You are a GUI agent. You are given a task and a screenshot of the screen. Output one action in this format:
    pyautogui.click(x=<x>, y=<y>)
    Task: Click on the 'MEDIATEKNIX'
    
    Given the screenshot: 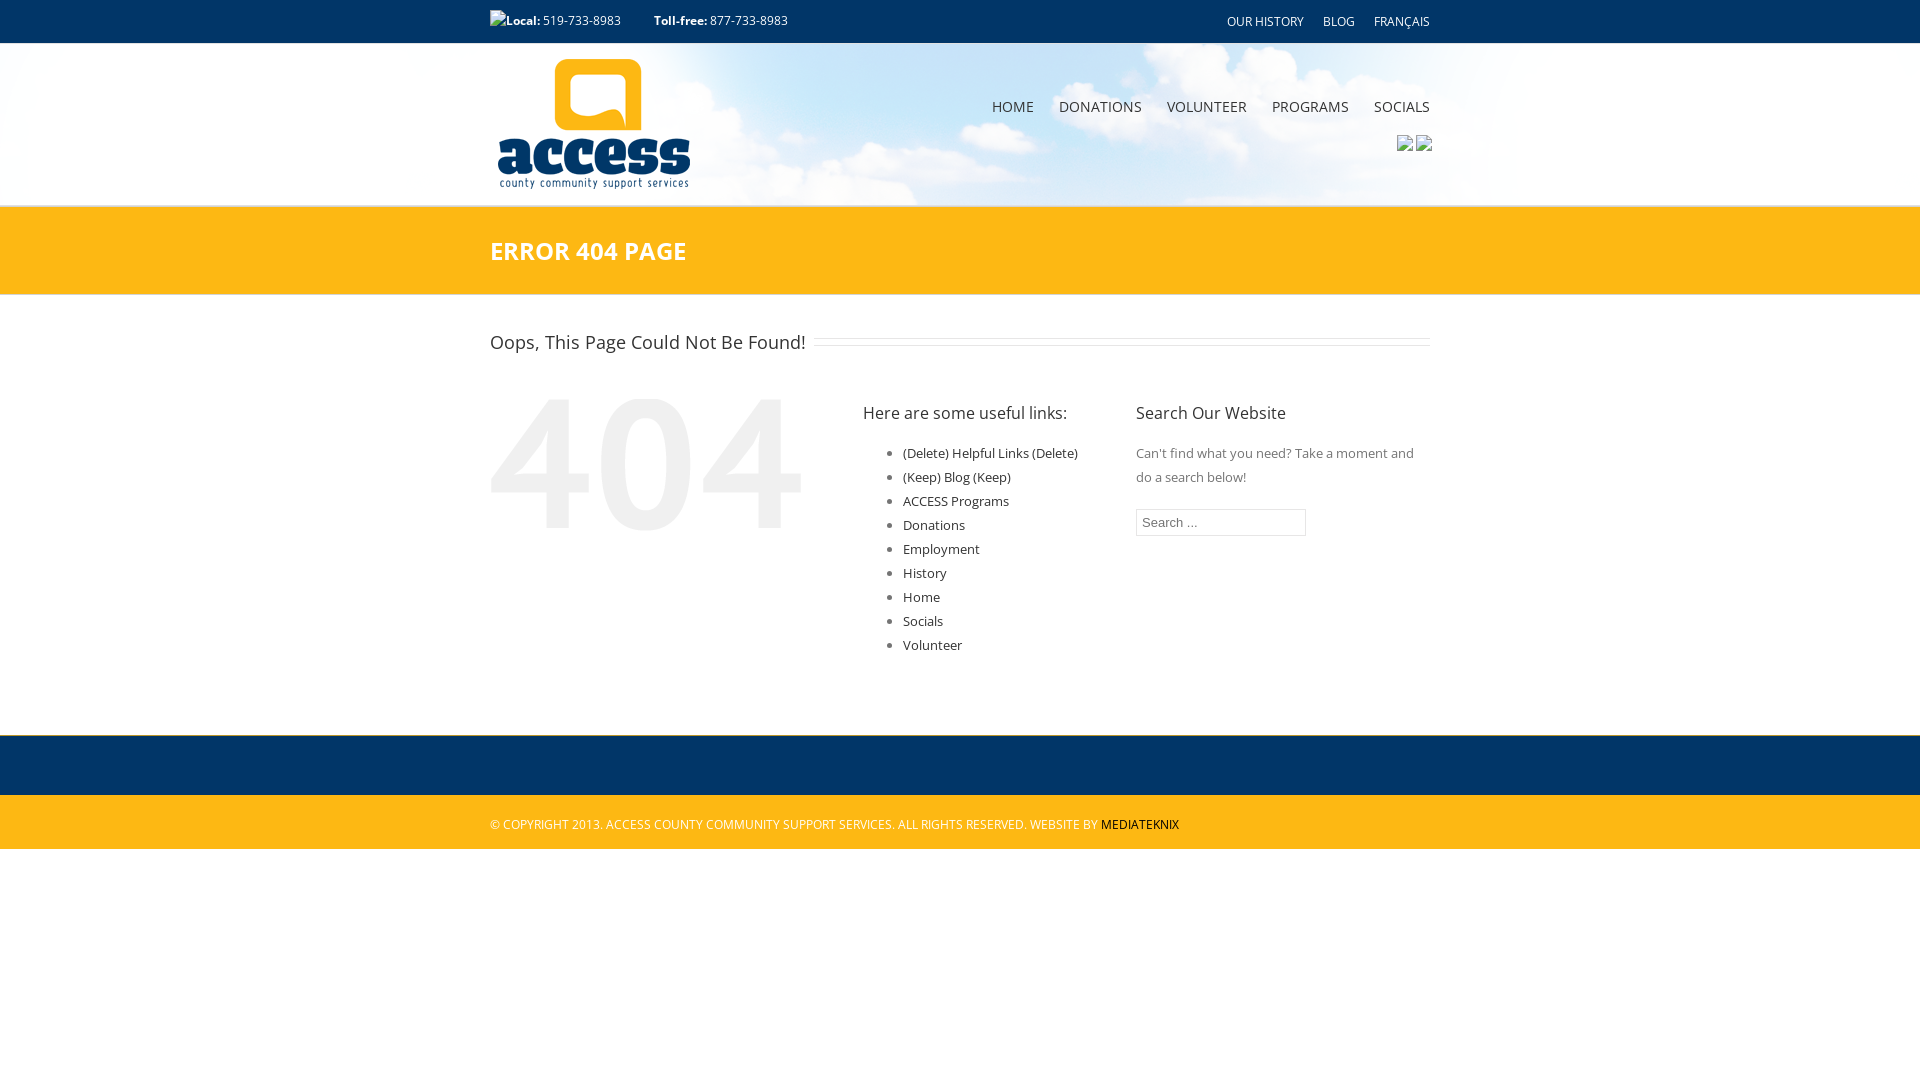 What is the action you would take?
    pyautogui.click(x=1140, y=824)
    